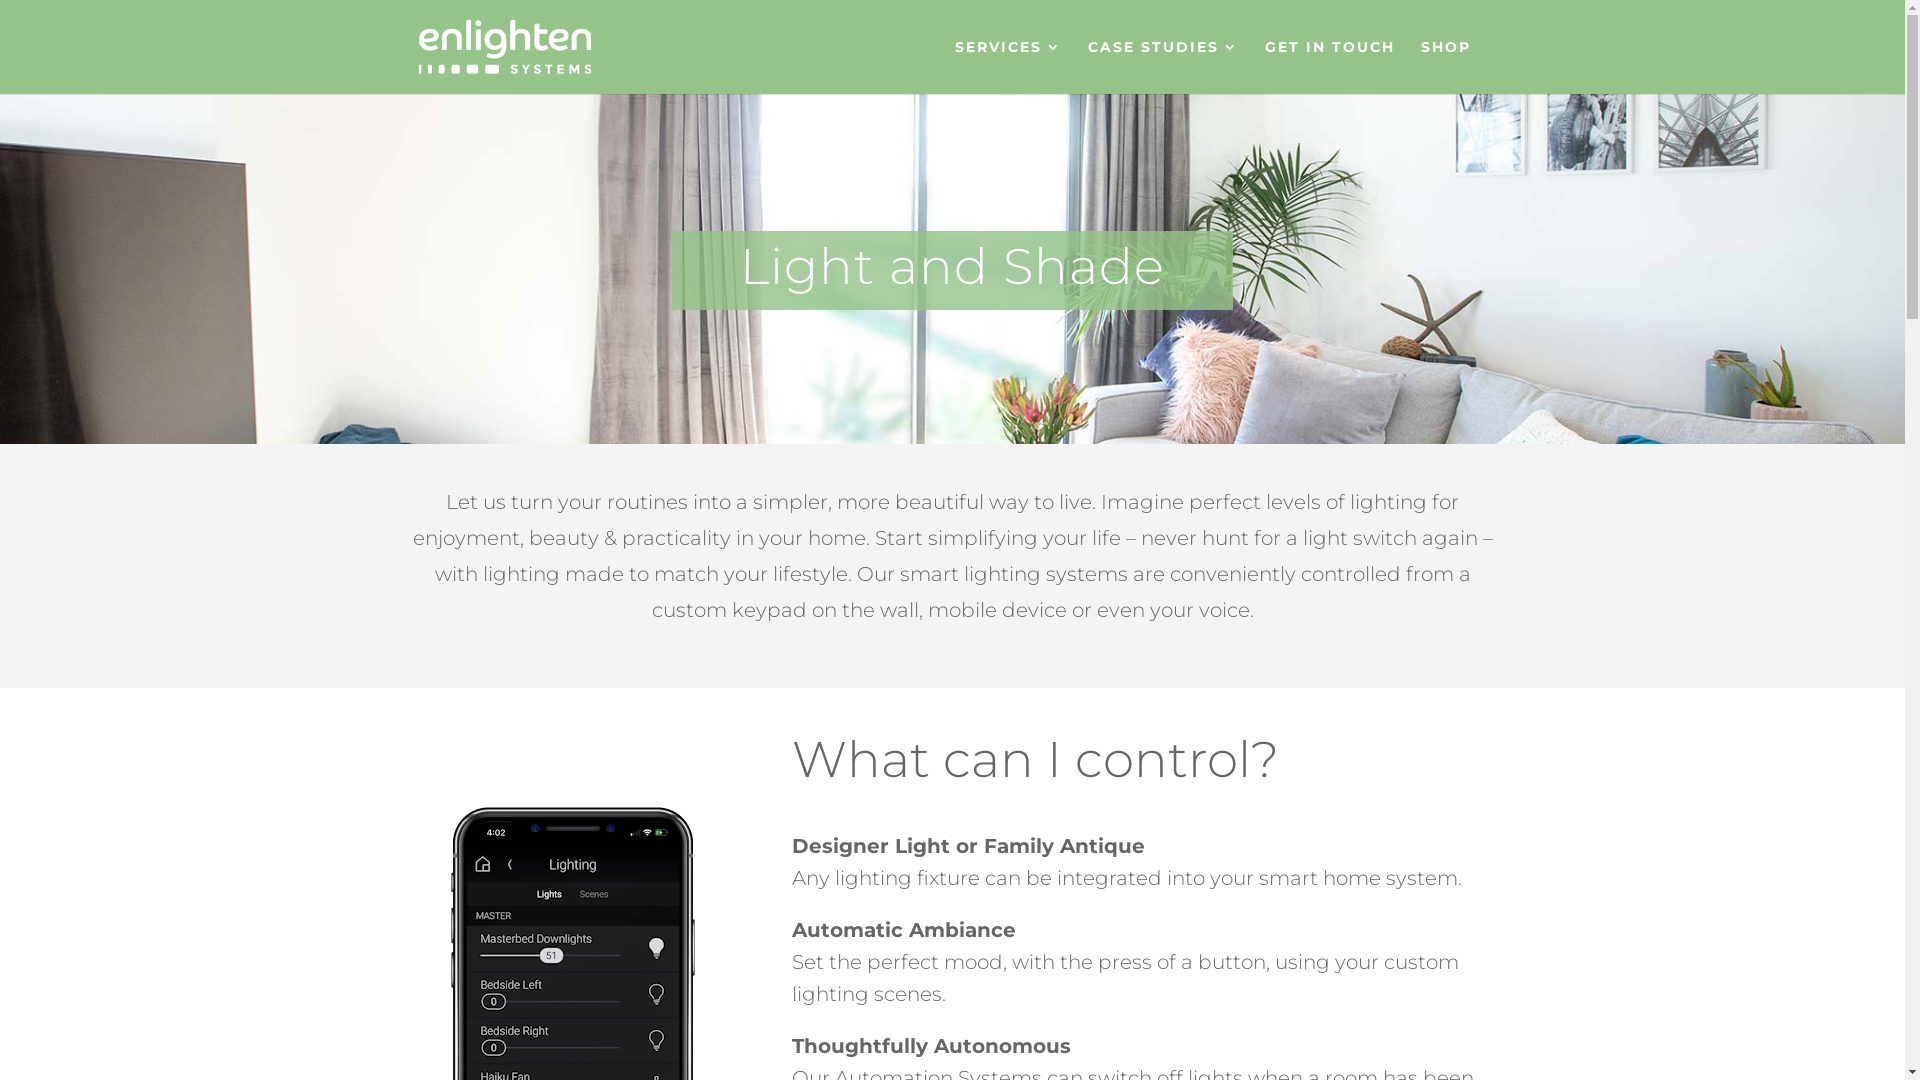 This screenshot has width=1920, height=1080. I want to click on 'CASE STUDIES', so click(1087, 65).